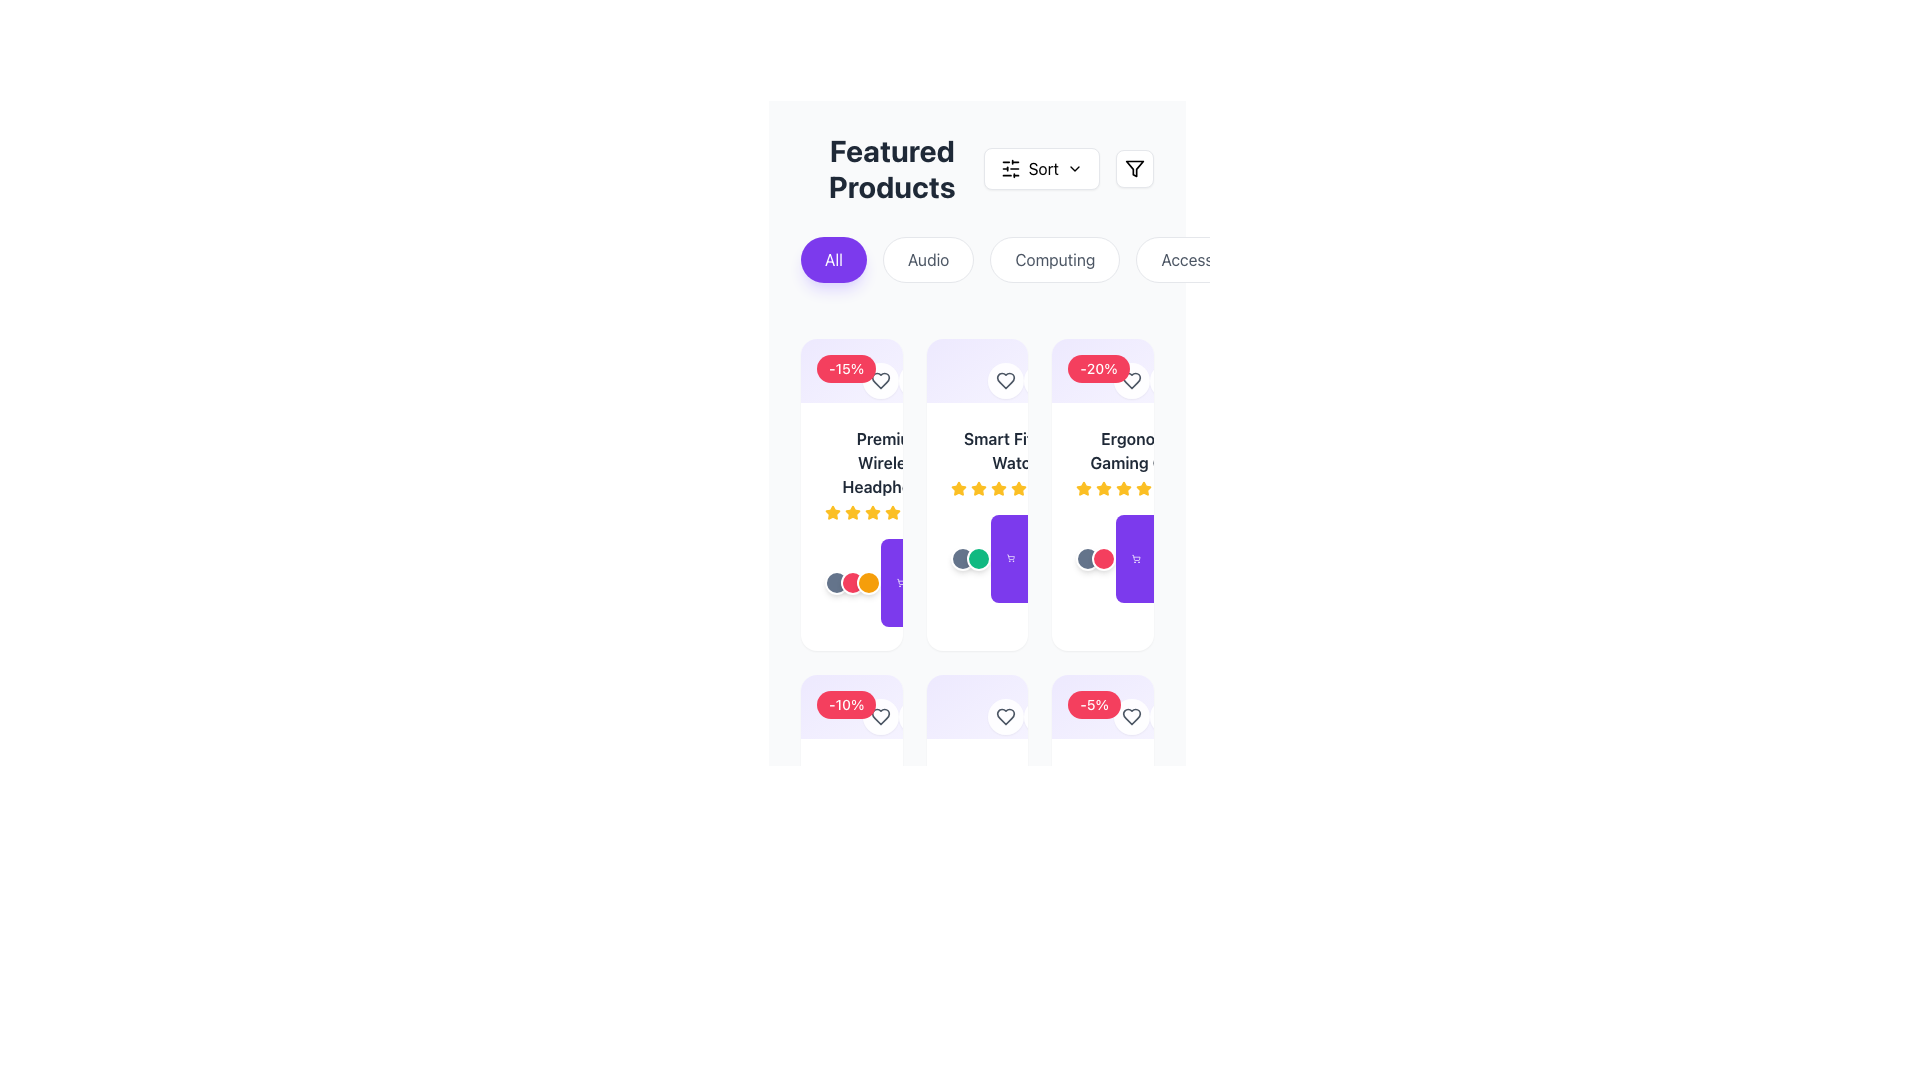  I want to click on the first interactive icon or button representing a variant selector for the Smart Fit Watch, so click(1087, 559).